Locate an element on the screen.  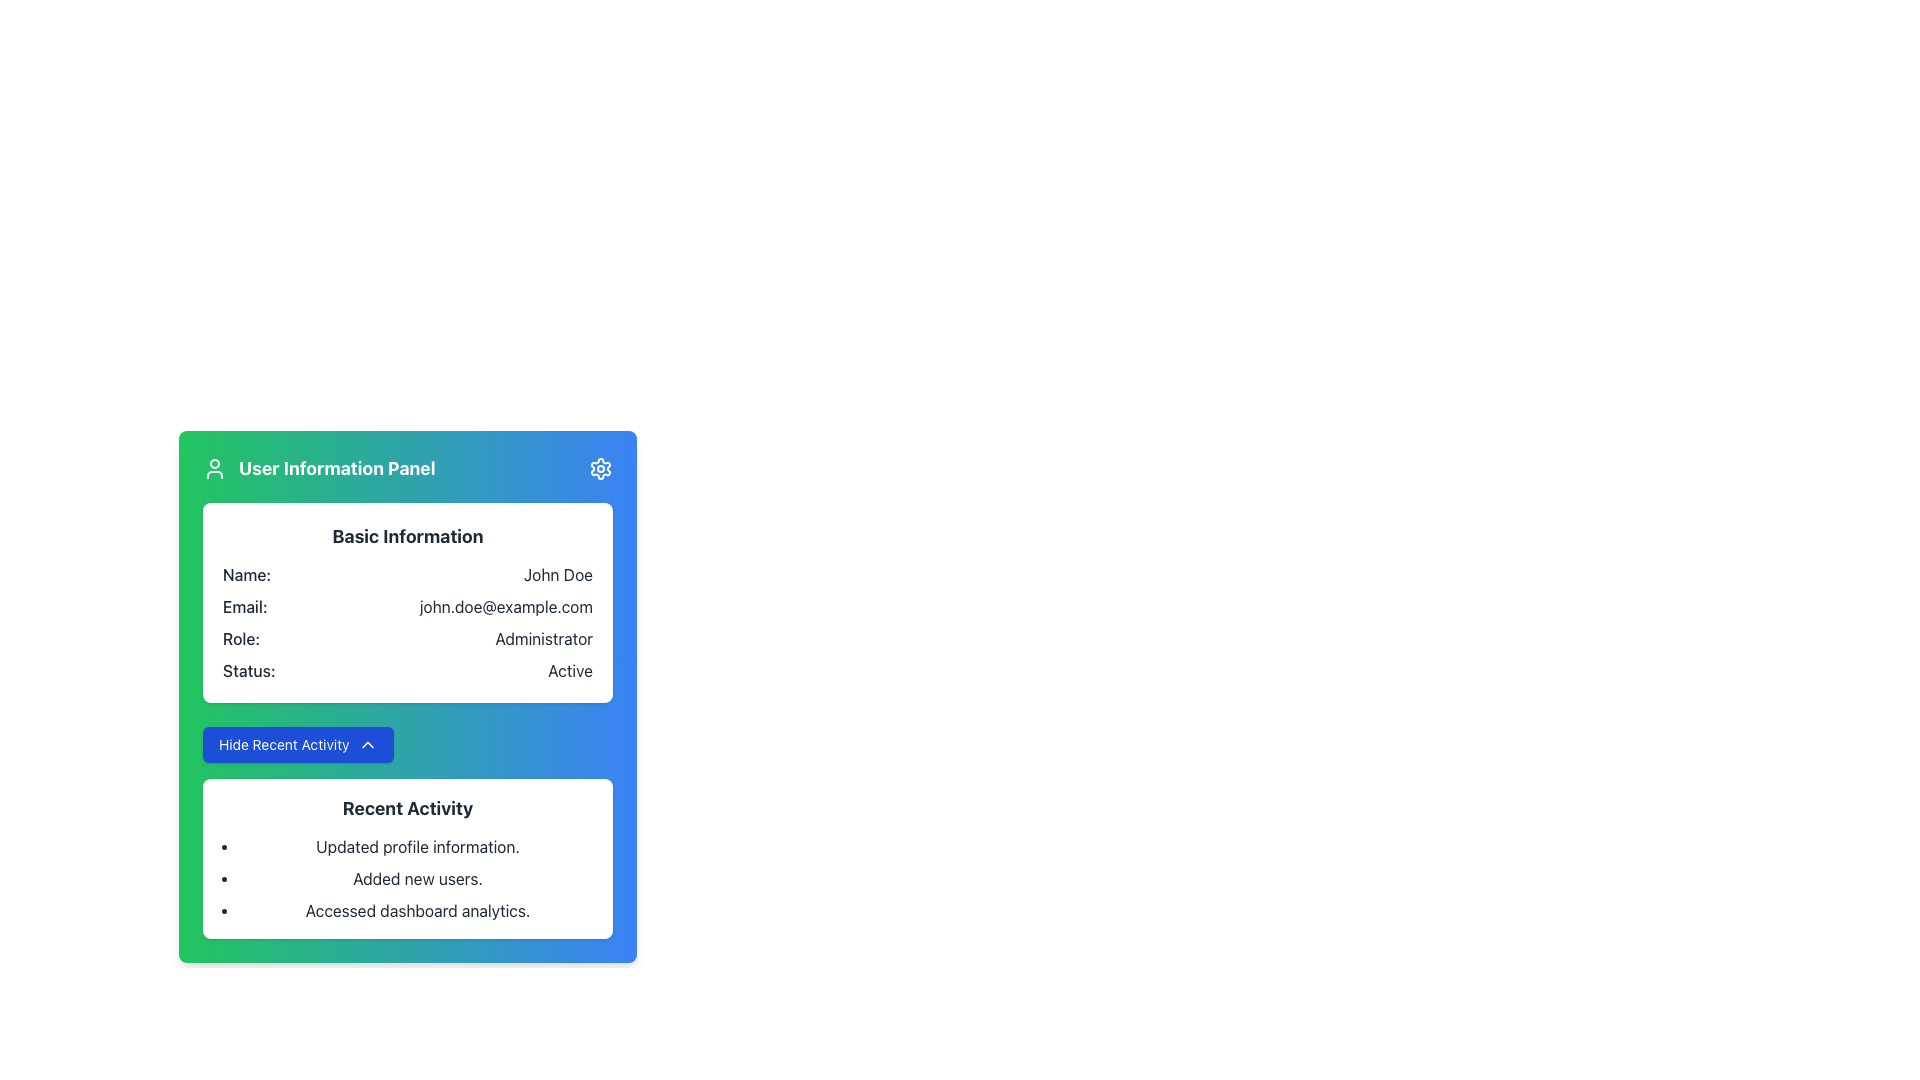
the unordered list containing the items 'Updated profile information.', 'Added new users.', and 'Accessed dashboard analytics.' is located at coordinates (407, 878).